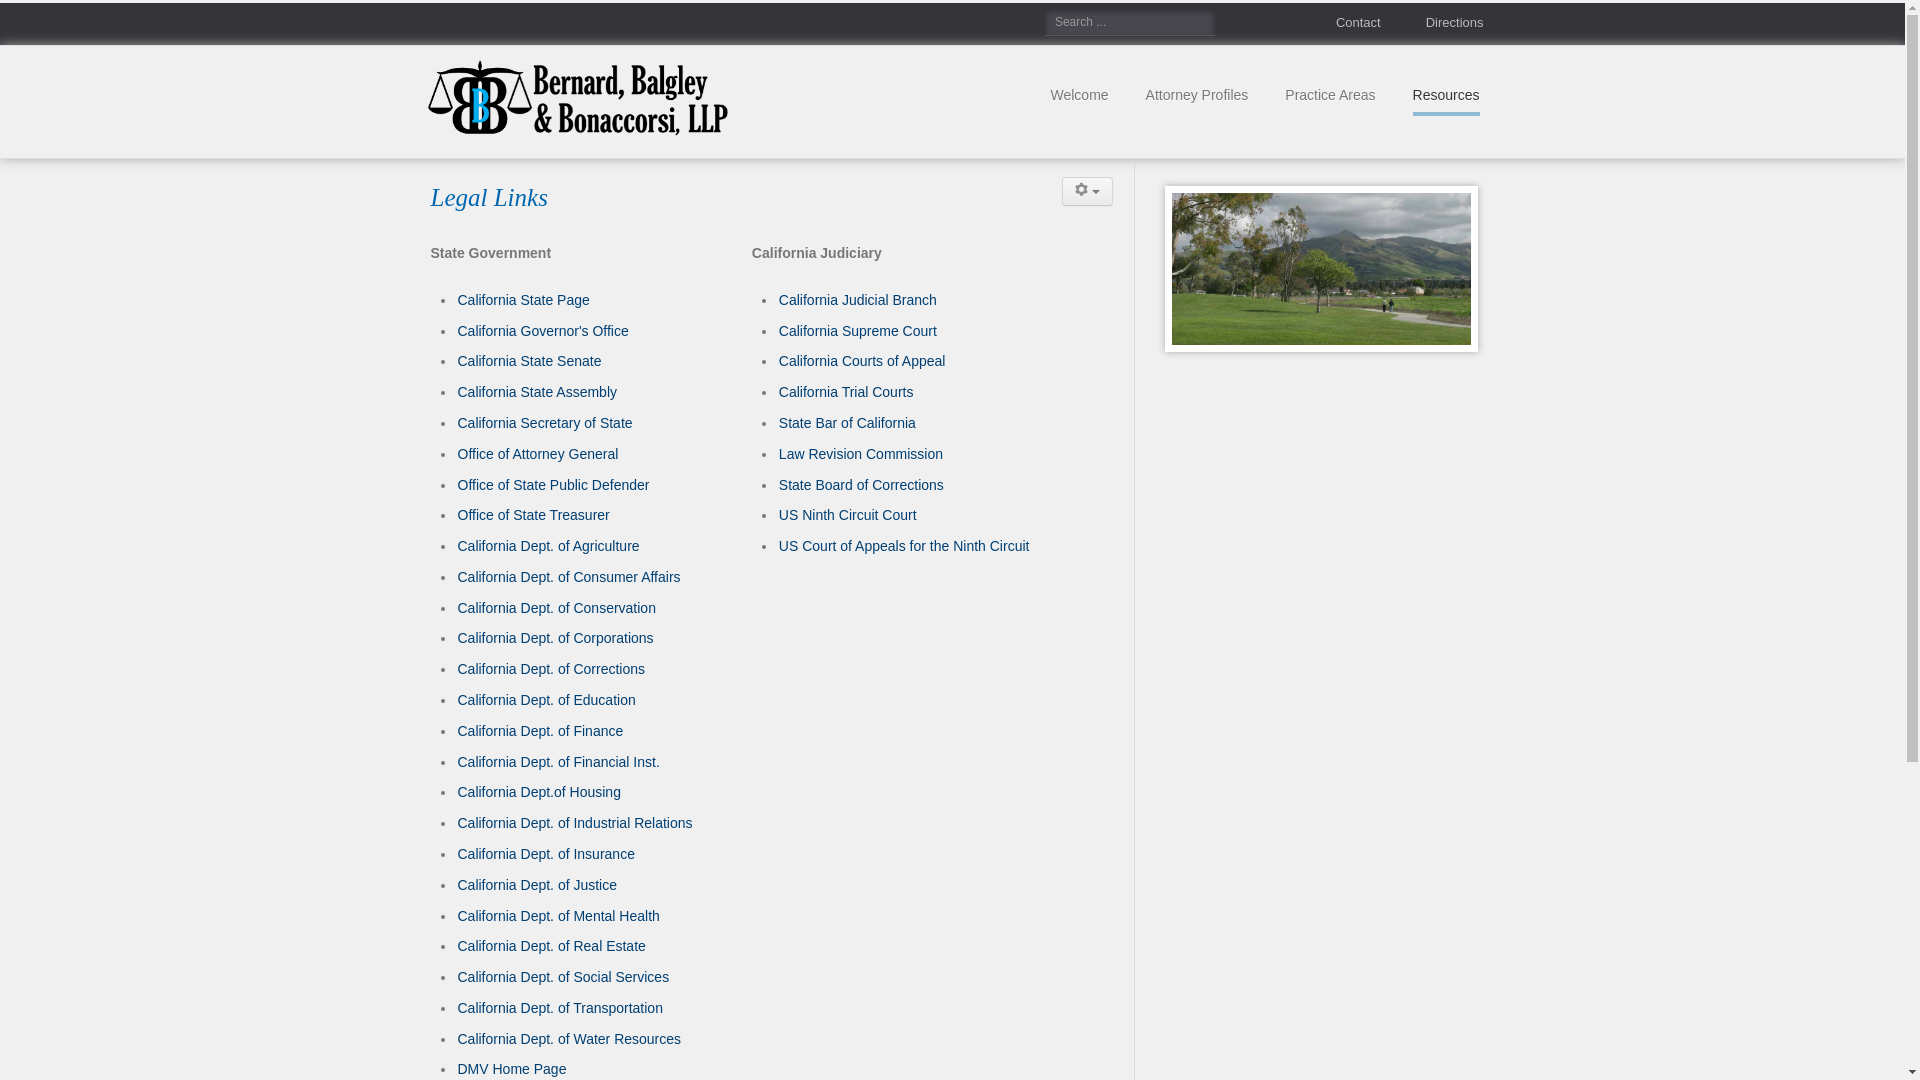  What do you see at coordinates (777, 514) in the screenshot?
I see `'US Ninth Circuit Court'` at bounding box center [777, 514].